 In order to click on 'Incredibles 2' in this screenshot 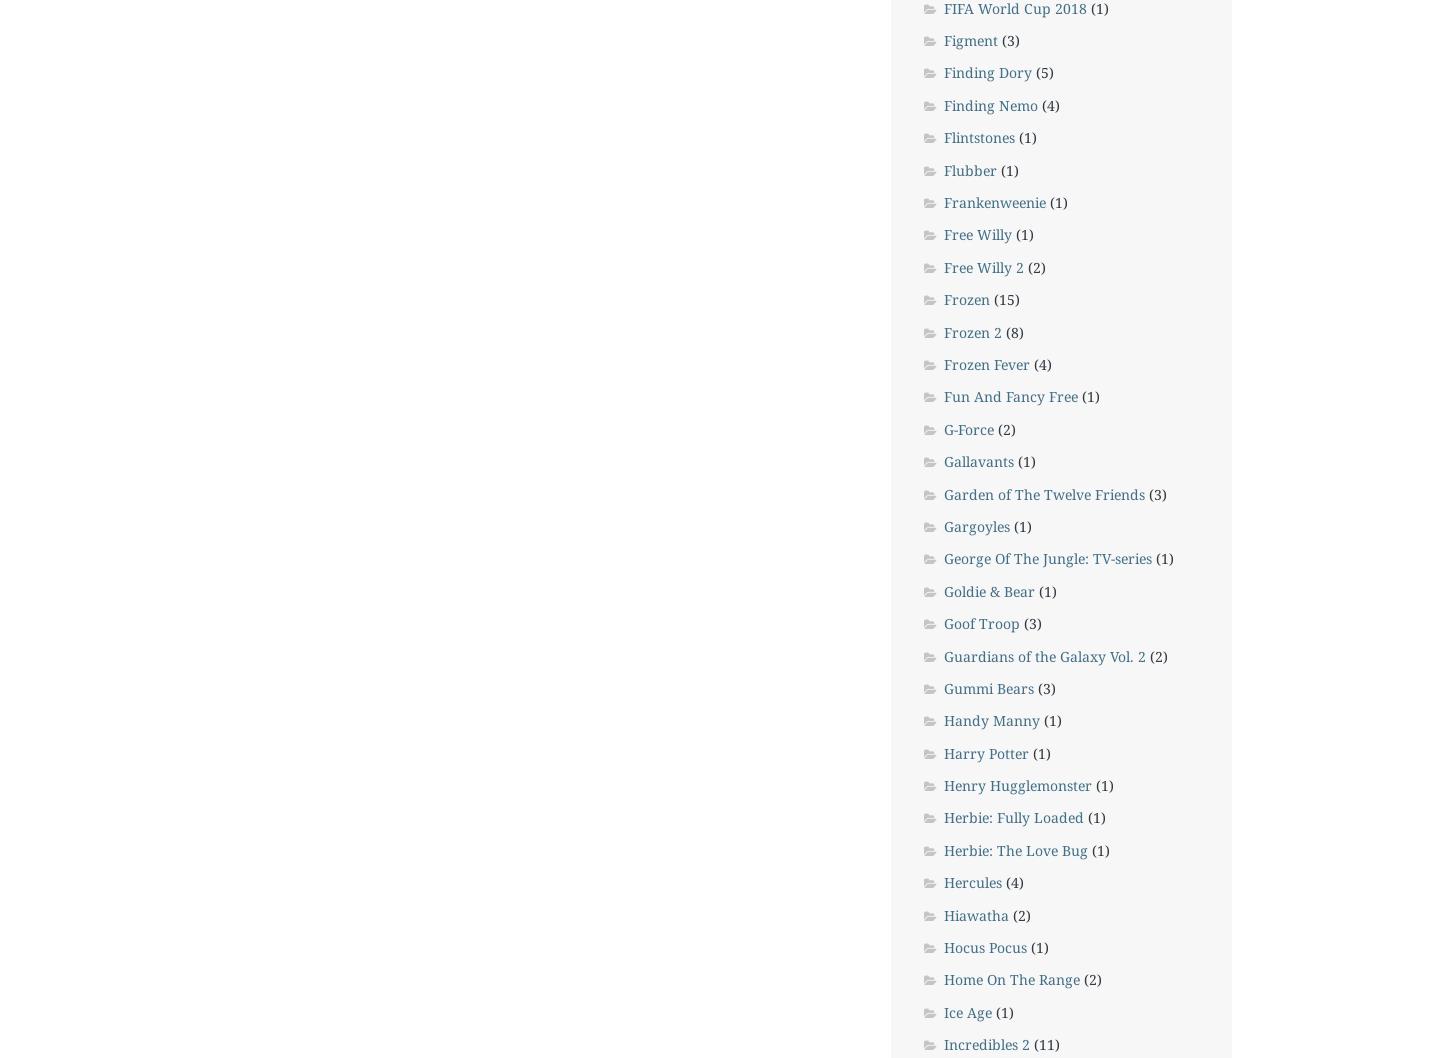, I will do `click(943, 1043)`.